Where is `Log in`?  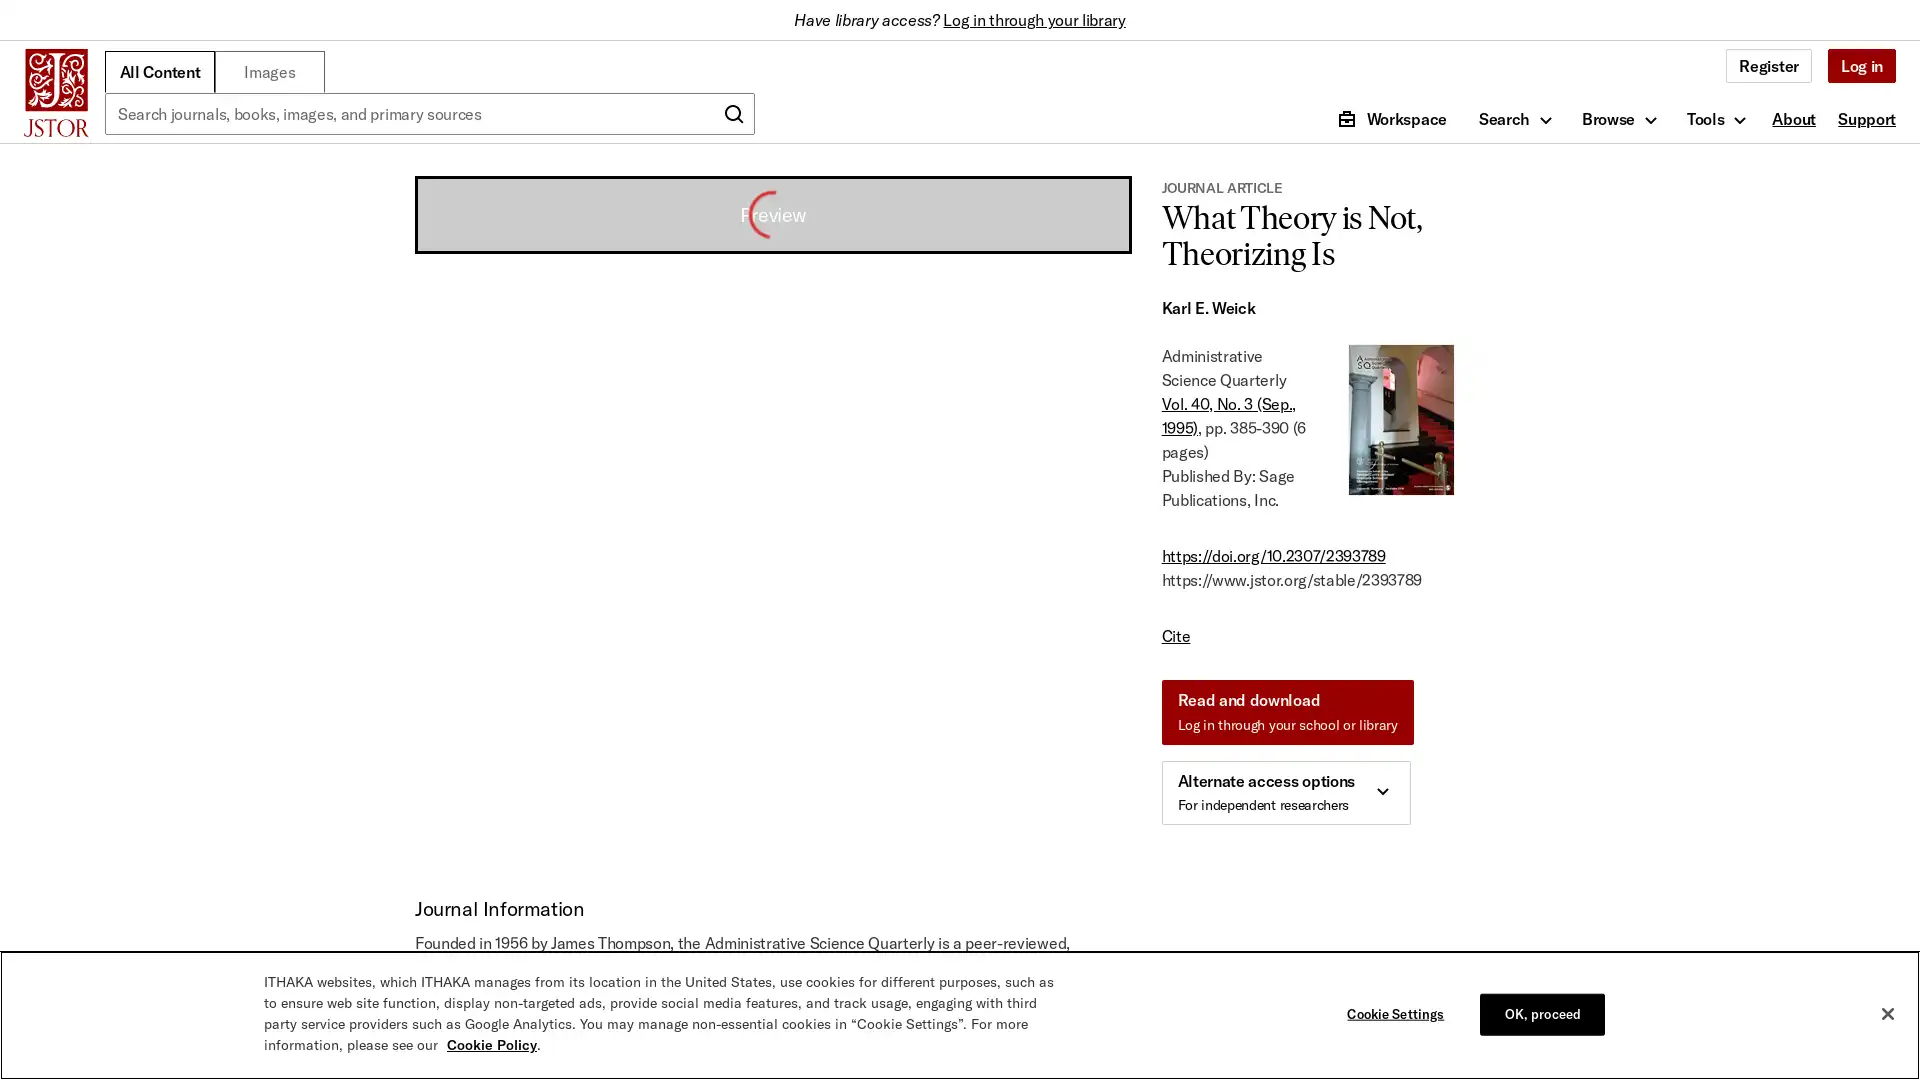
Log in is located at coordinates (1860, 64).